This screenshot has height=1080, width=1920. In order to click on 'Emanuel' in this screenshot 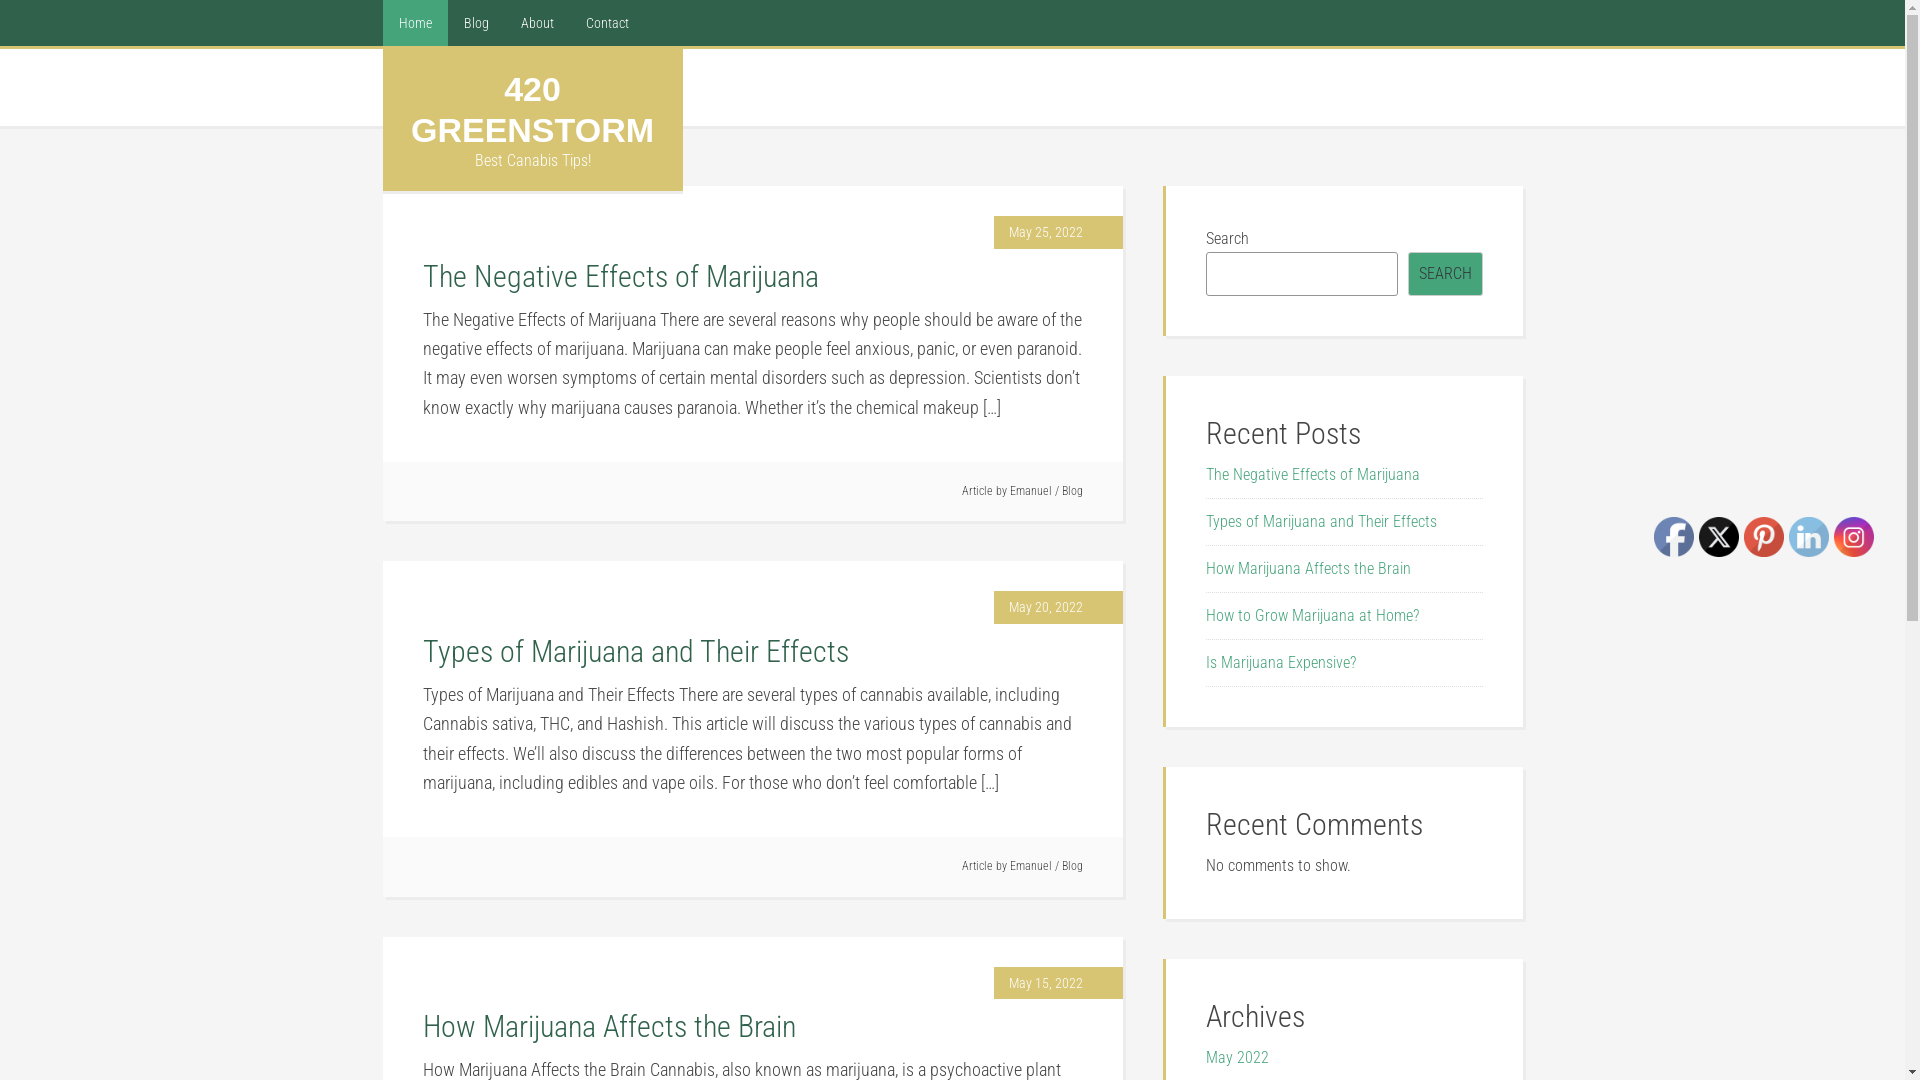, I will do `click(1031, 490)`.